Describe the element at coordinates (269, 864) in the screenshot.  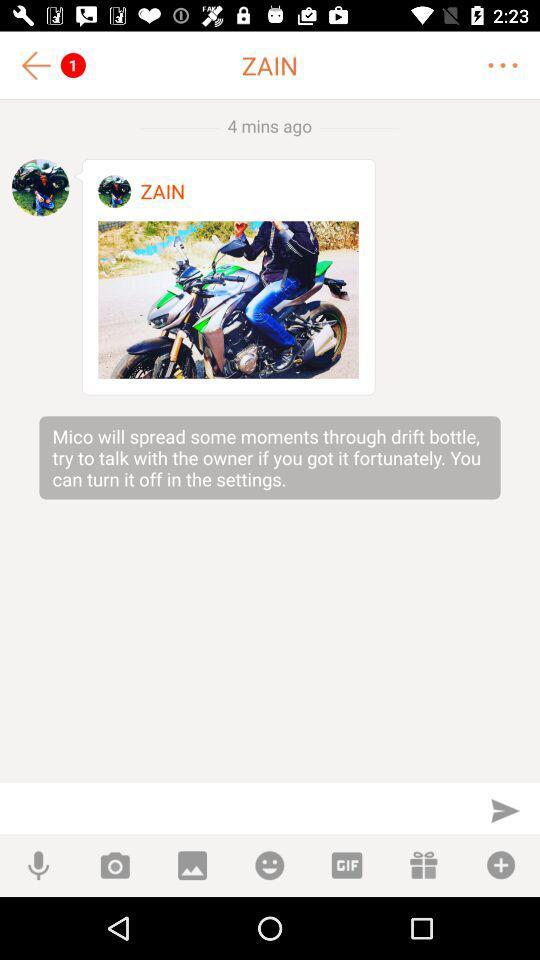
I see `the emoji icon` at that location.